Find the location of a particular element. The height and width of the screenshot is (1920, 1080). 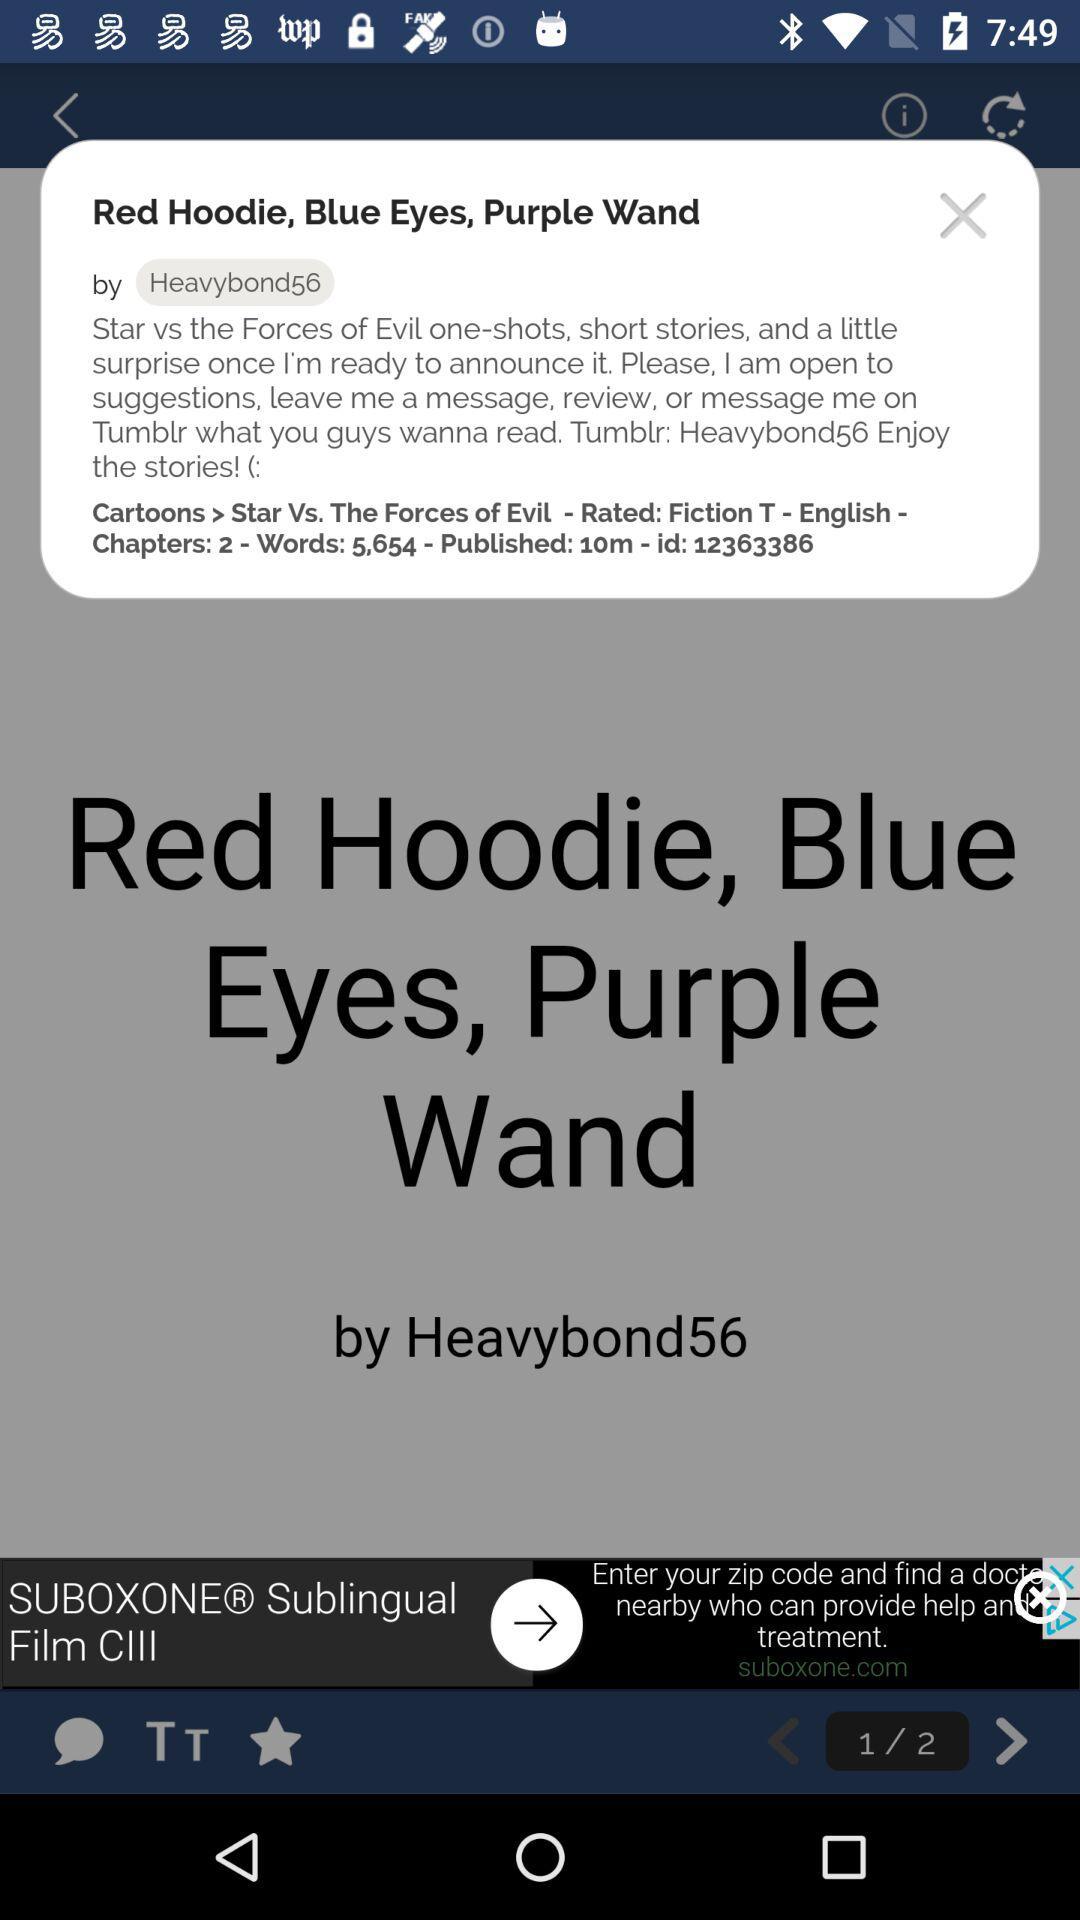

comment is located at coordinates (77, 1740).